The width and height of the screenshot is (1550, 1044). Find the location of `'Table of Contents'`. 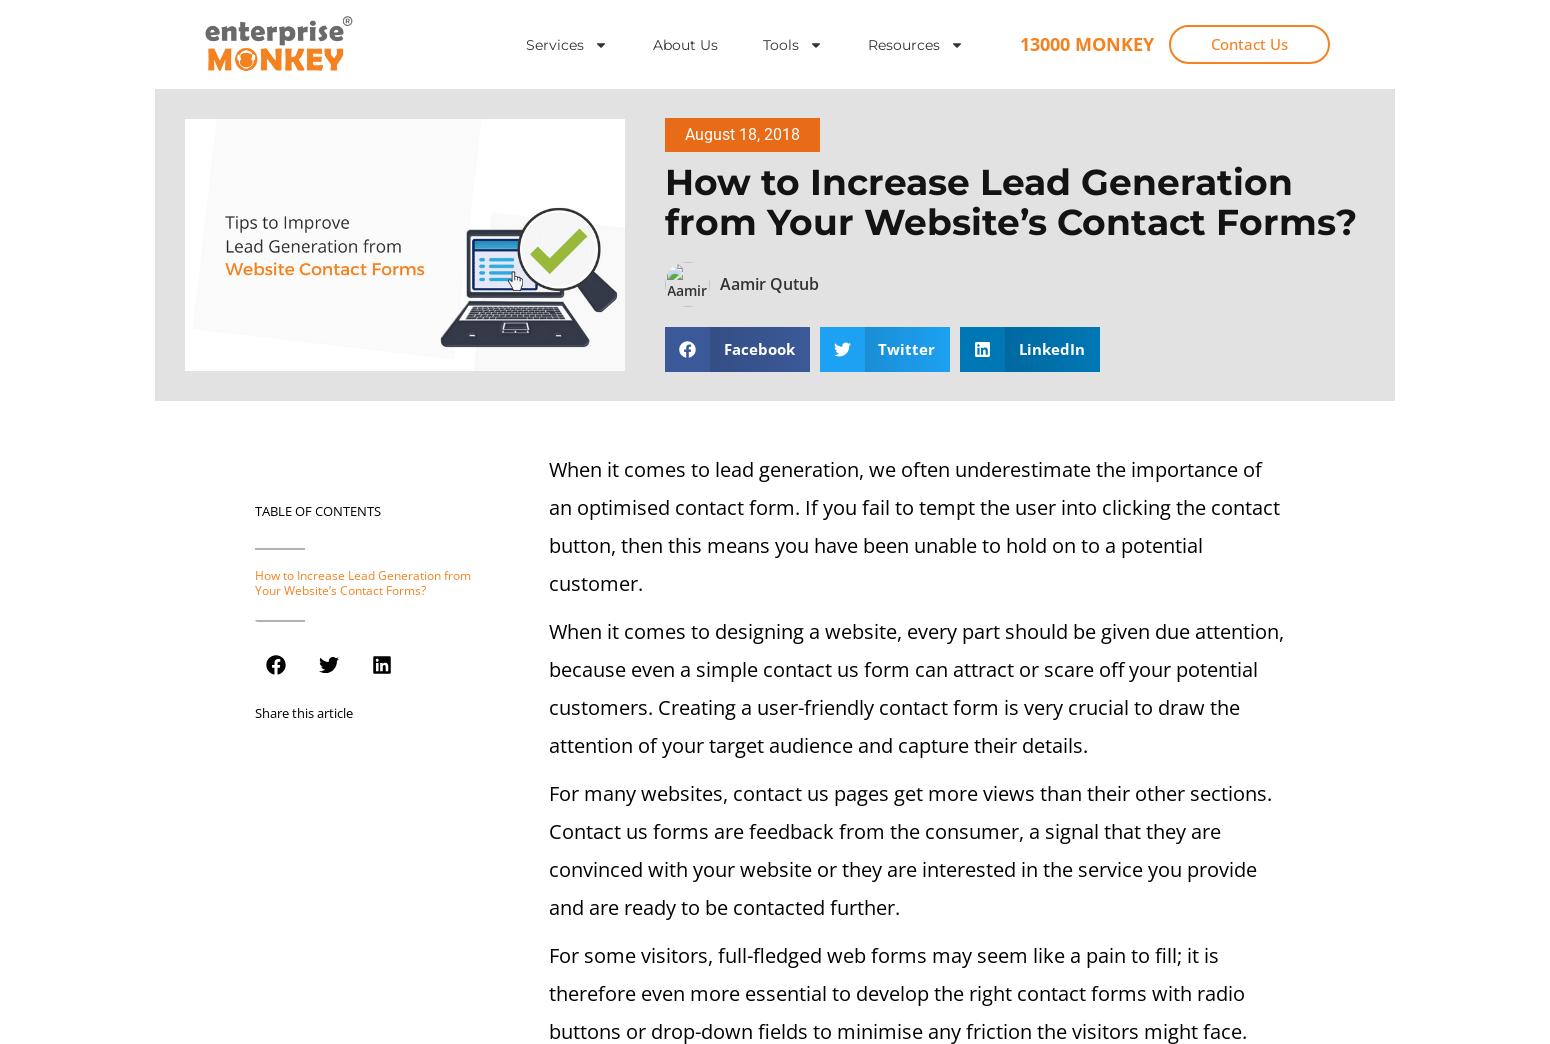

'Table of Contents' is located at coordinates (317, 509).